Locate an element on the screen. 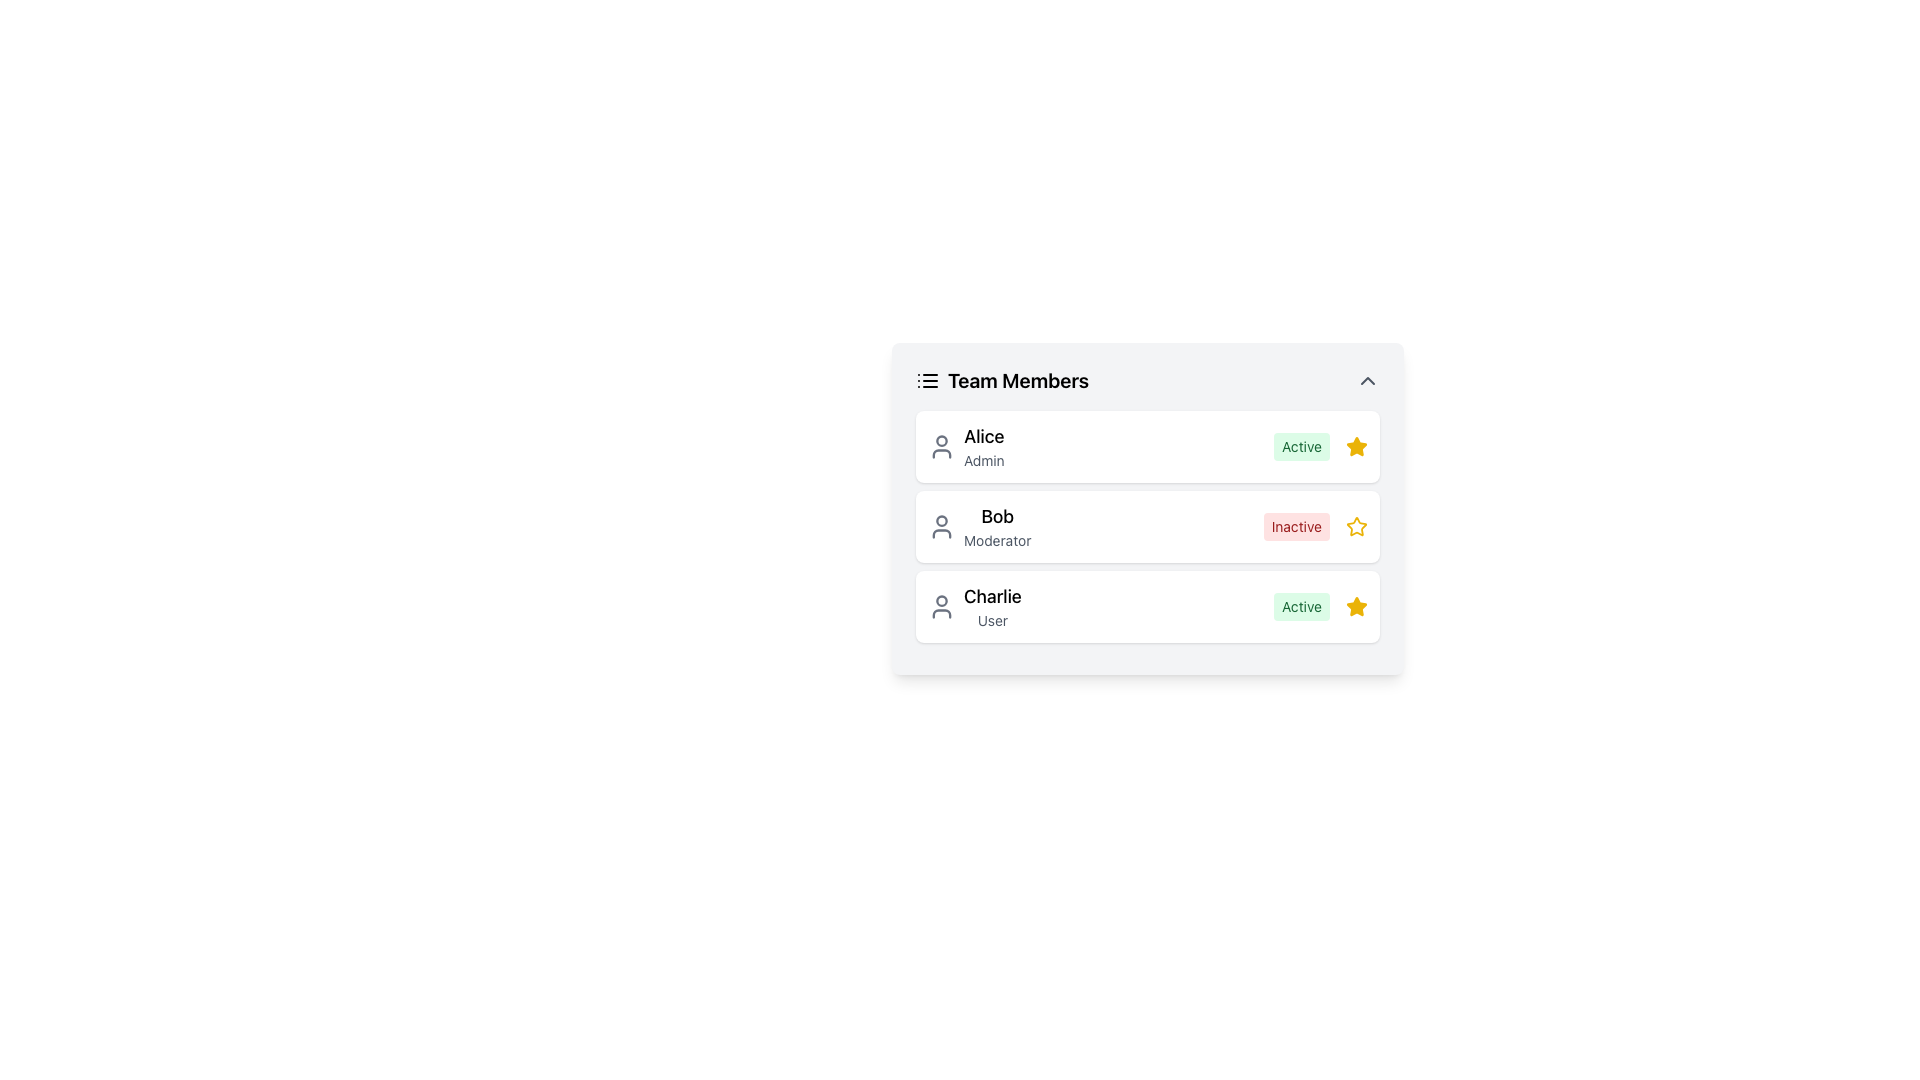 The height and width of the screenshot is (1080, 1920). the badge indicating the status of the team member 'Alice', located in the first row under the 'Team Members' section is located at coordinates (1301, 446).